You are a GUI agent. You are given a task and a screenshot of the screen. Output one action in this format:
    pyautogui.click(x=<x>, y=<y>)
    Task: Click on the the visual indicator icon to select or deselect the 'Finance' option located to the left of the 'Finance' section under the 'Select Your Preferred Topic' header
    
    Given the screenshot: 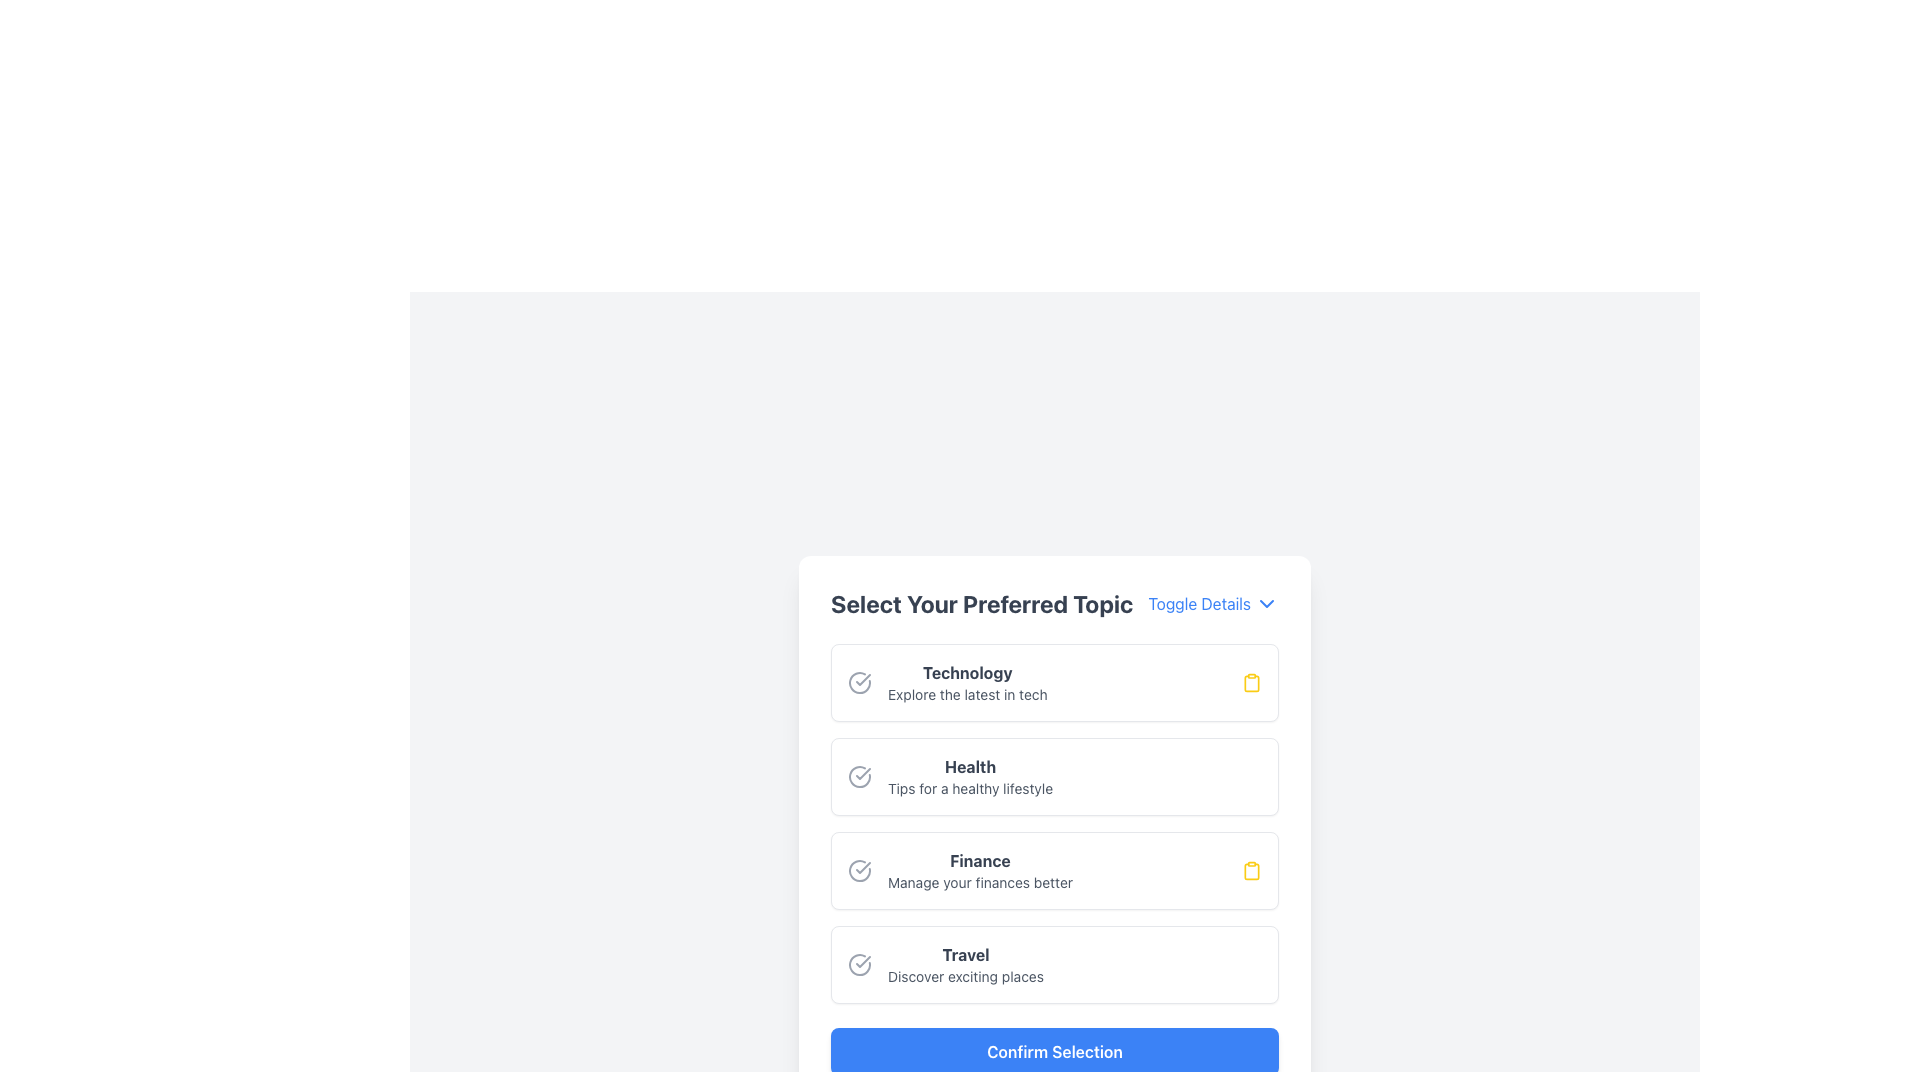 What is the action you would take?
    pyautogui.click(x=859, y=870)
    